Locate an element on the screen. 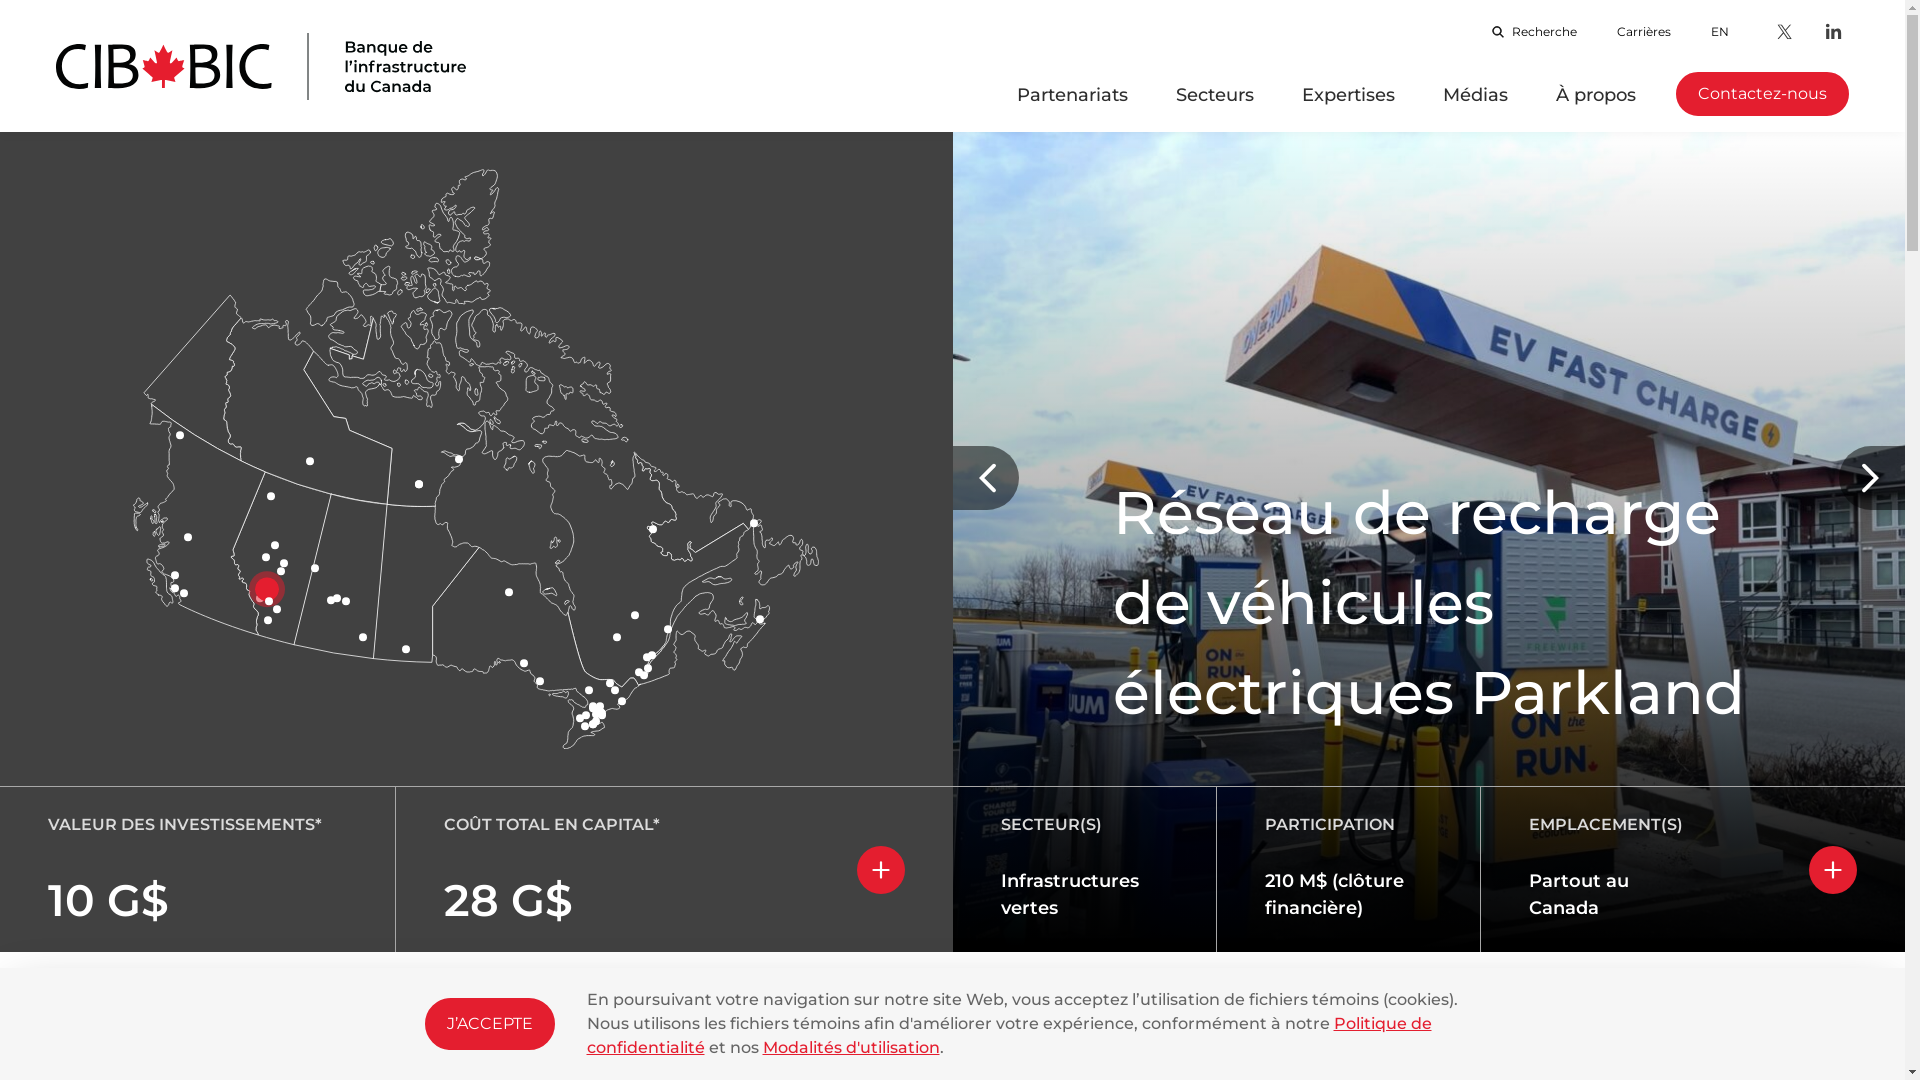 This screenshot has height=1080, width=1920. 'Expertises' is located at coordinates (1348, 107).